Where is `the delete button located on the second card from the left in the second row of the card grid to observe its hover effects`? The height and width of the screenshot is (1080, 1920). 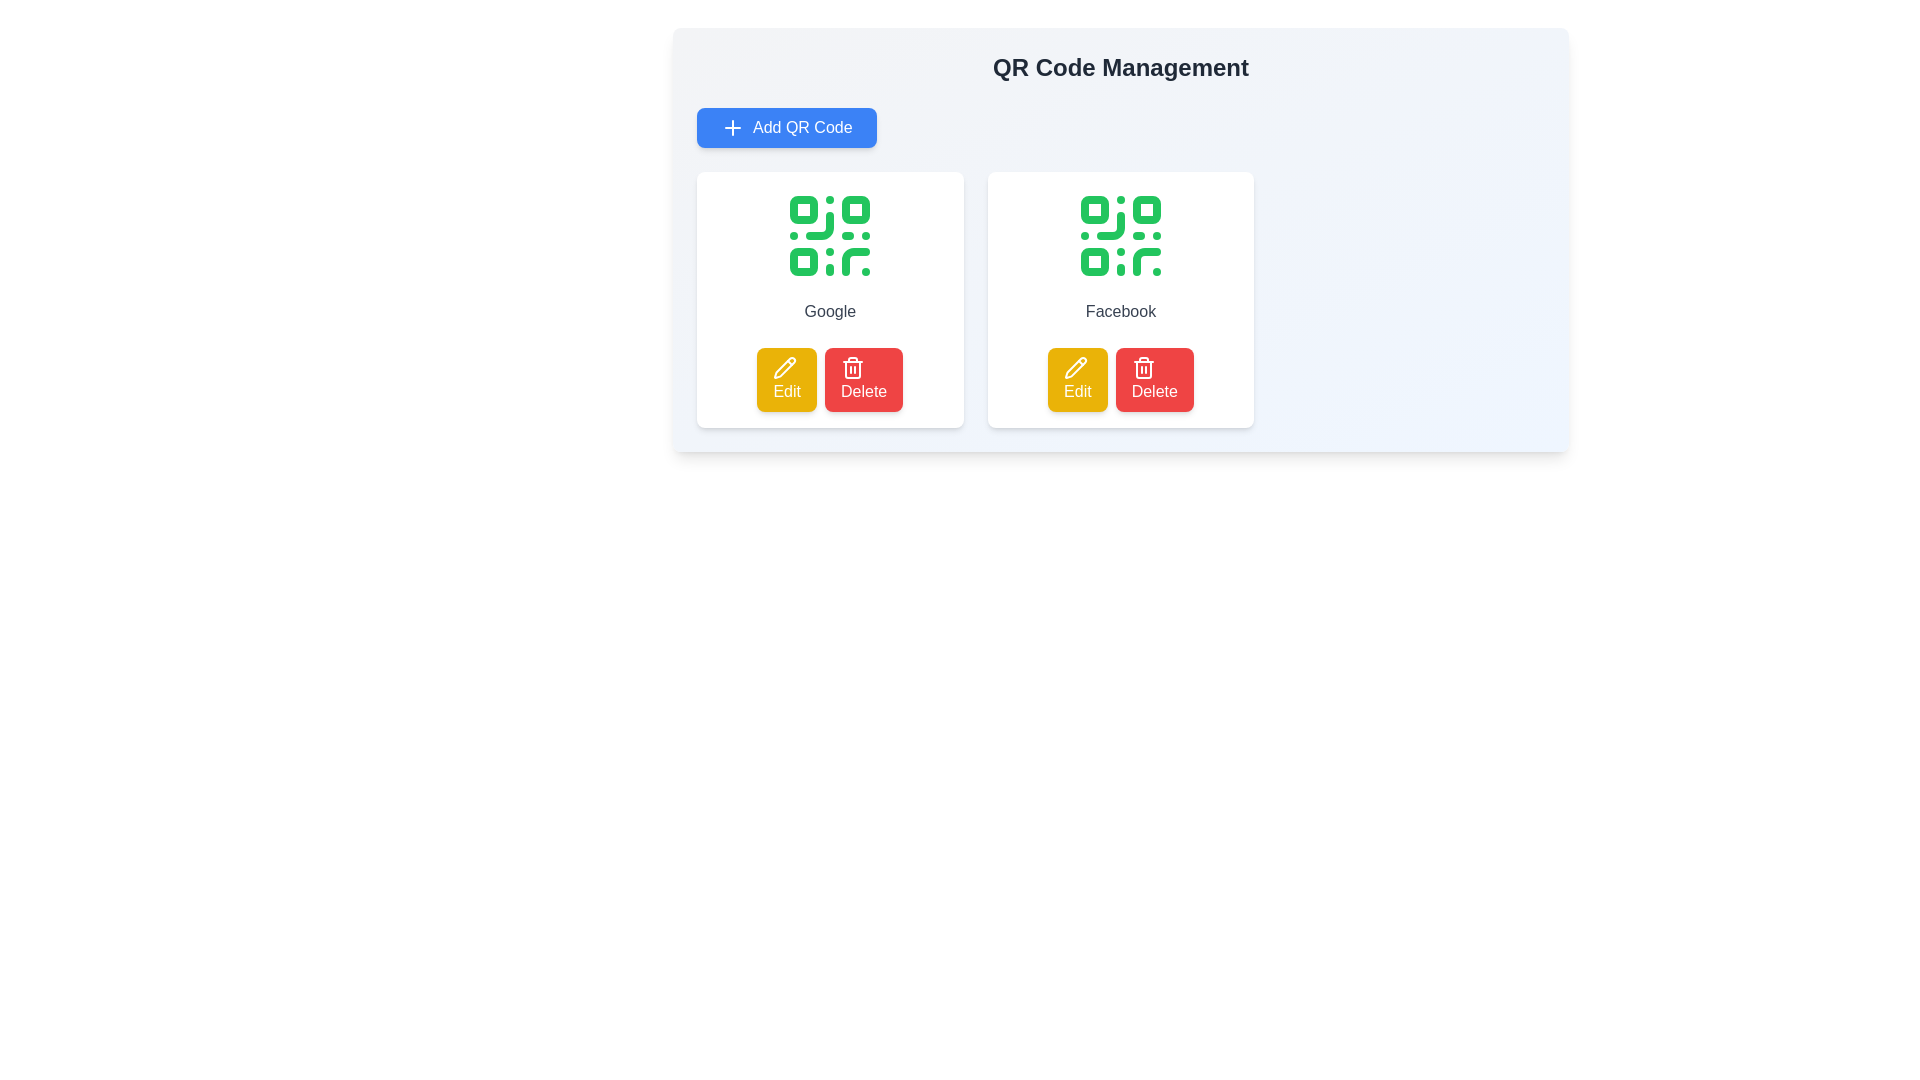
the delete button located on the second card from the left in the second row of the card grid to observe its hover effects is located at coordinates (1154, 380).